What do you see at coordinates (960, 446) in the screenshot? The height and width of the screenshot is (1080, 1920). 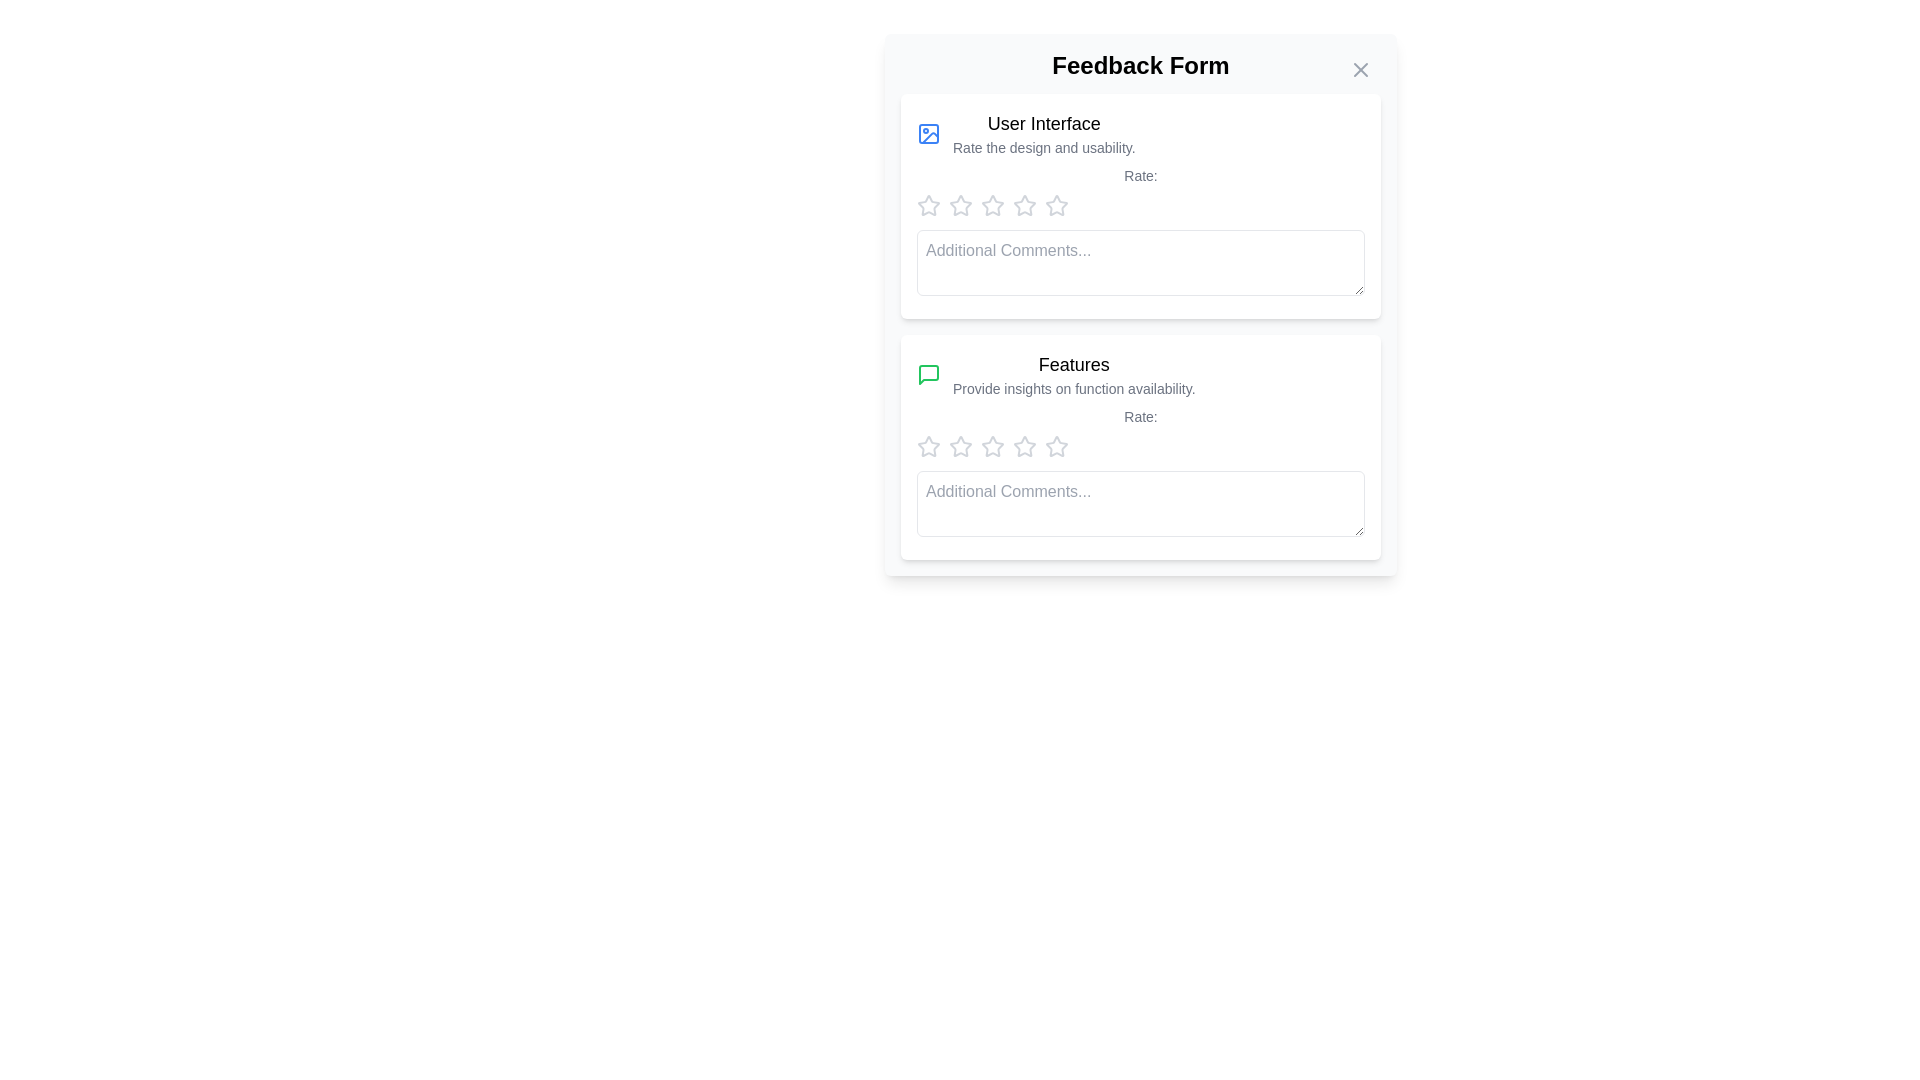 I see `the second star icon in the rating section to visualize the hover effect, which changes its color to yellow` at bounding box center [960, 446].